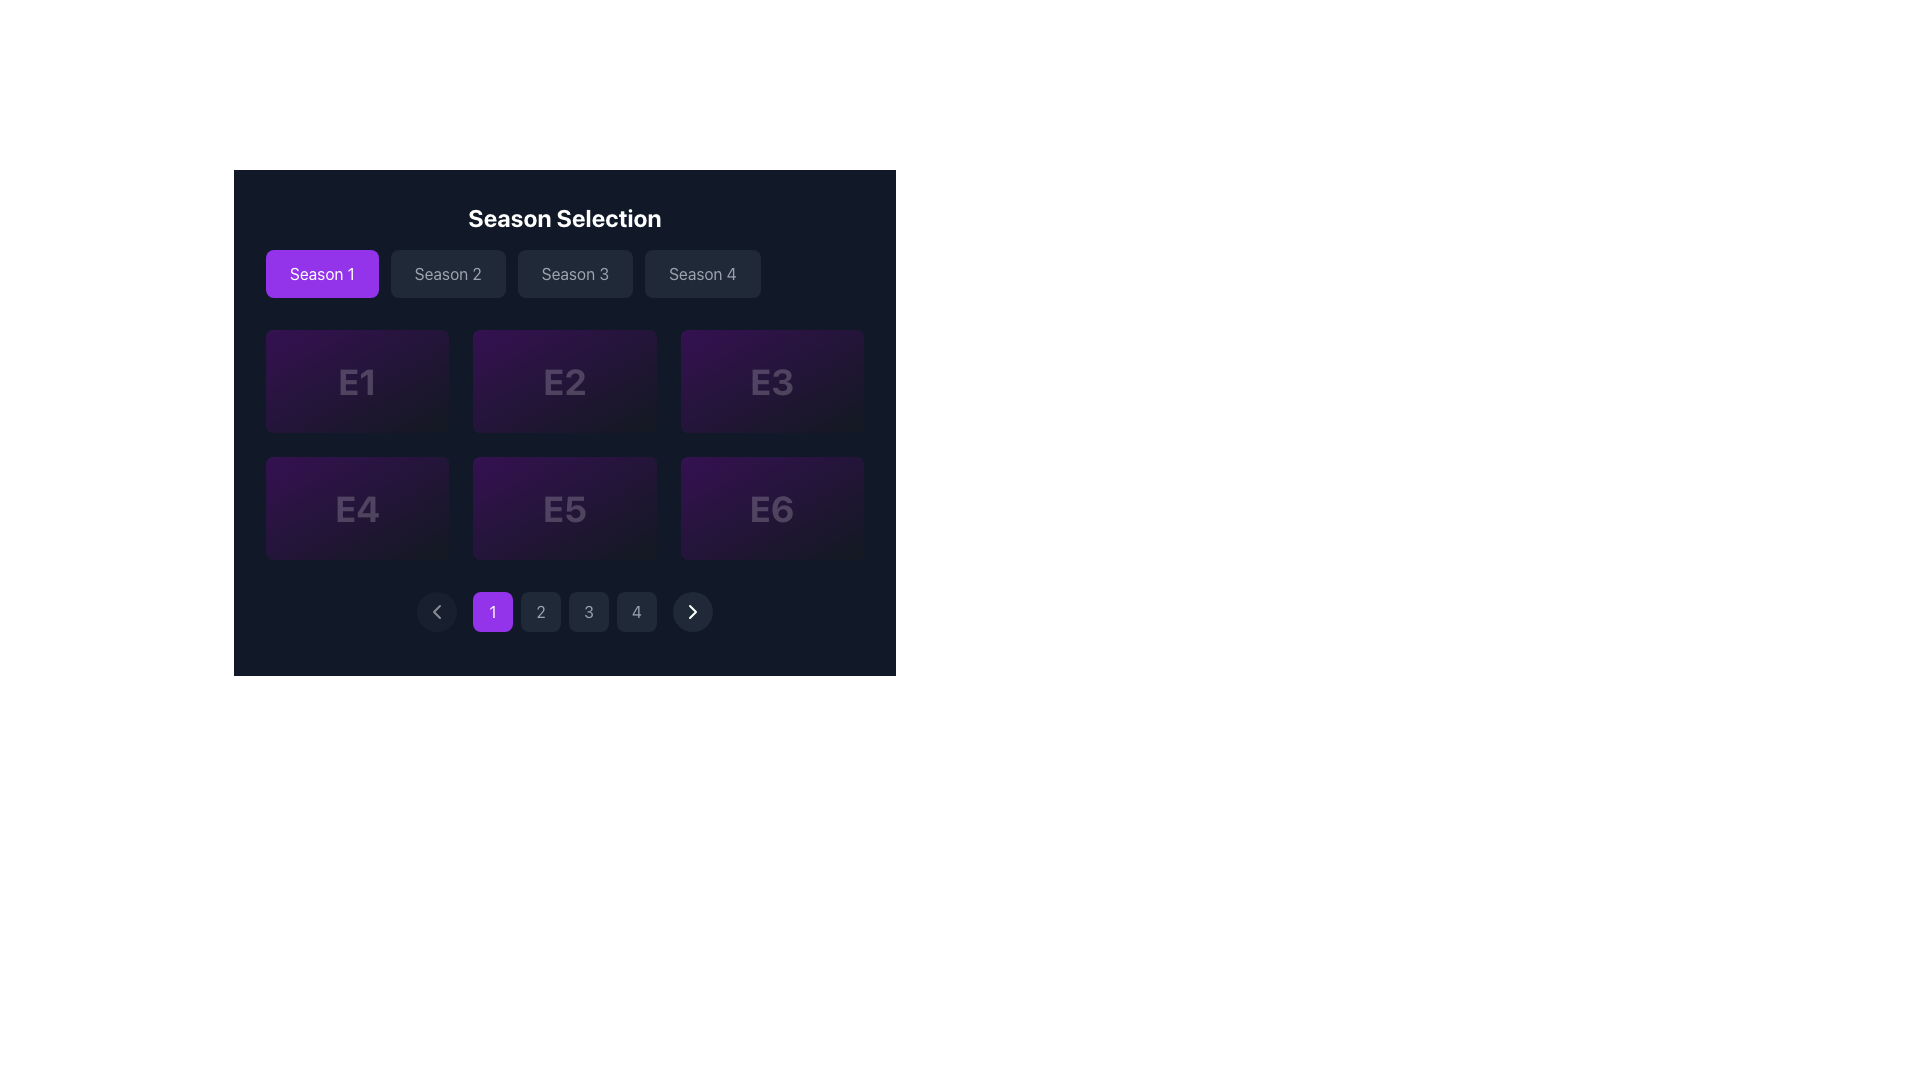  What do you see at coordinates (564, 381) in the screenshot?
I see `the rectangular, purple card featuring the text 'E2' in bold, light purple font to potentially reveal additional information` at bounding box center [564, 381].